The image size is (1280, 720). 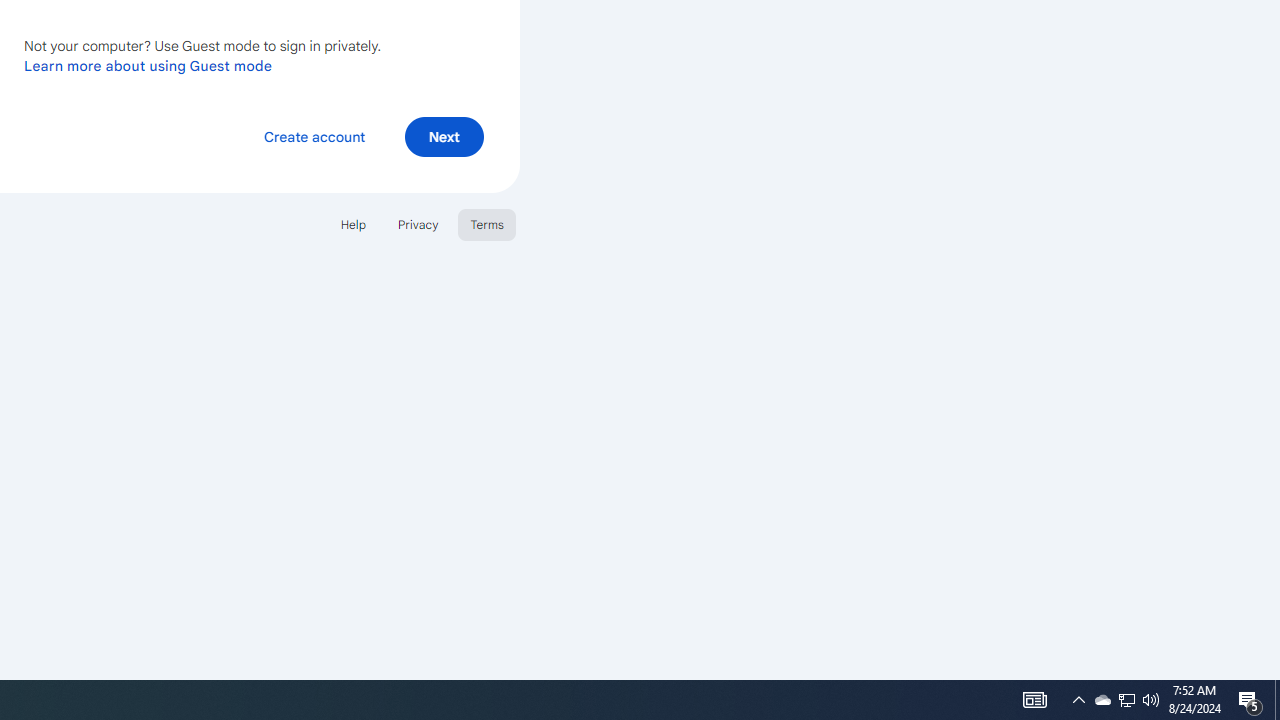 What do you see at coordinates (313, 135) in the screenshot?
I see `'Create account'` at bounding box center [313, 135].